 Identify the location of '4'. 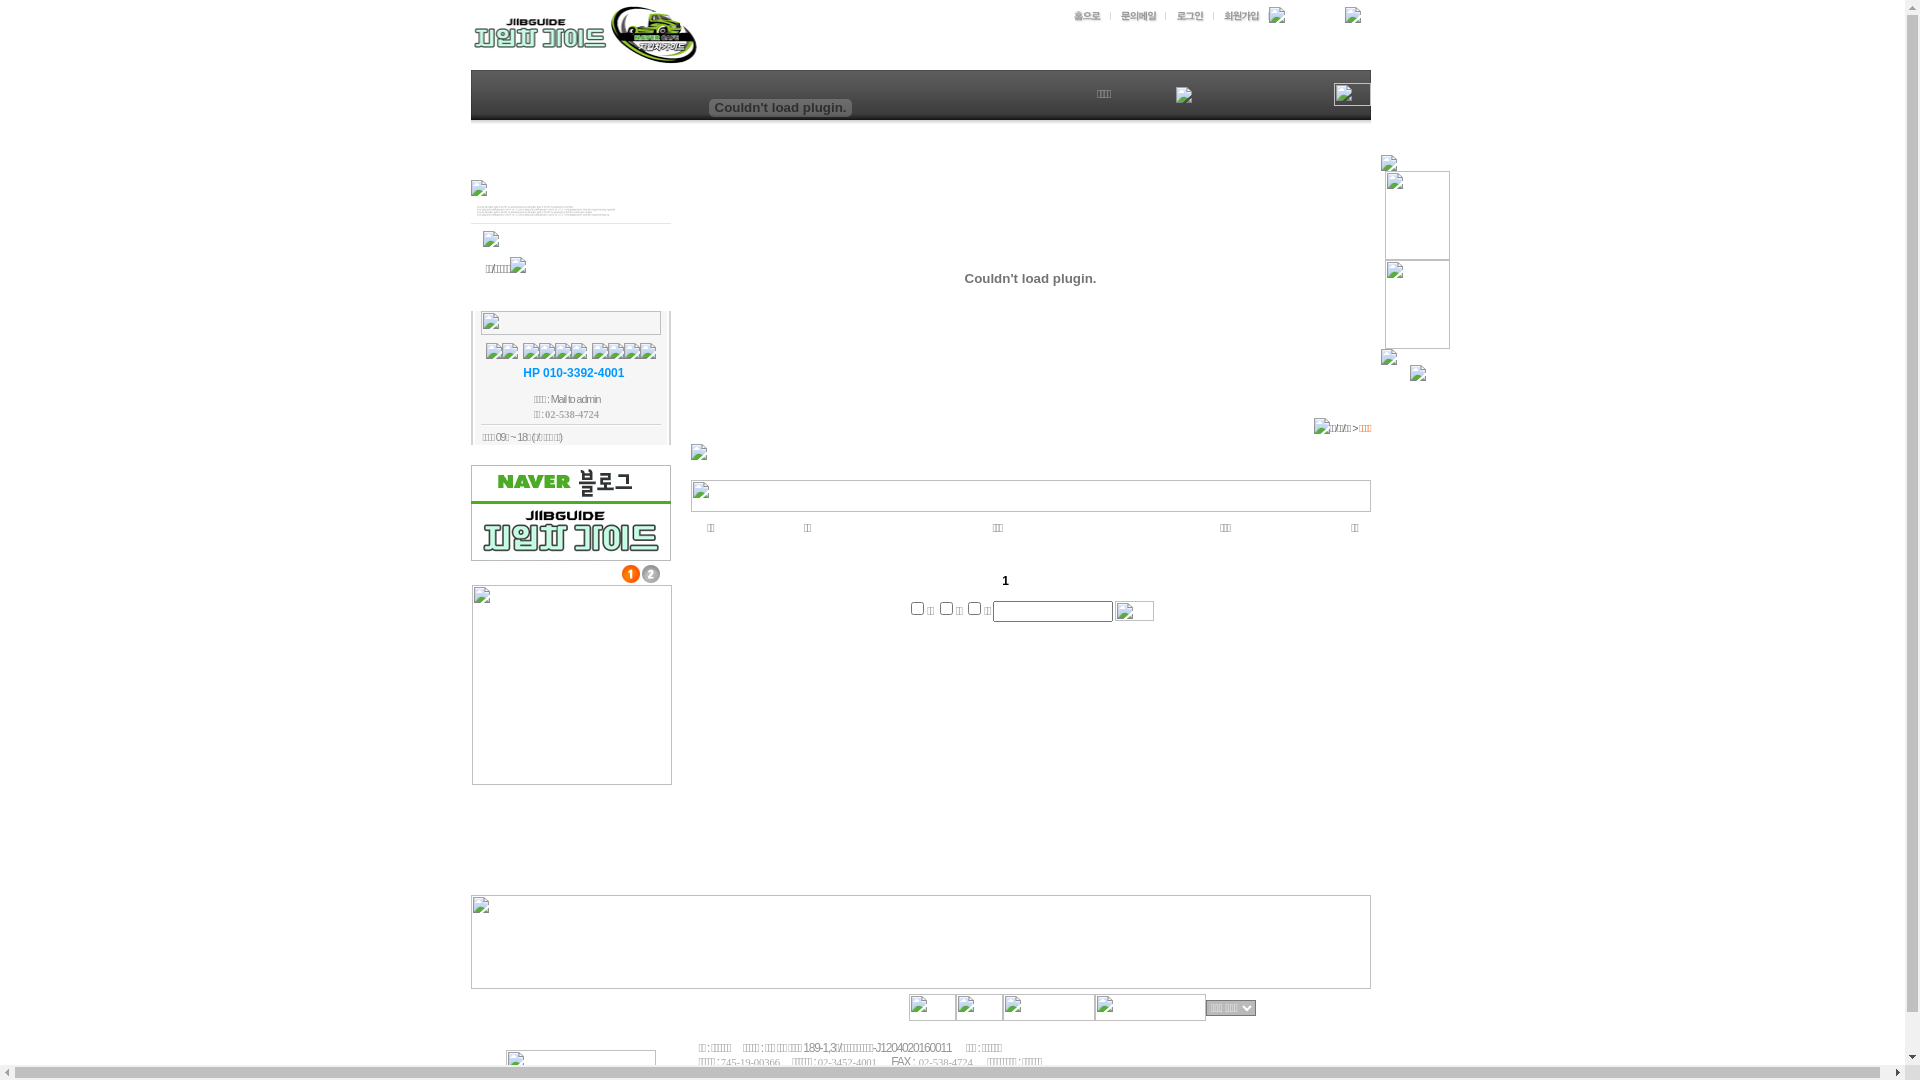
(974, 607).